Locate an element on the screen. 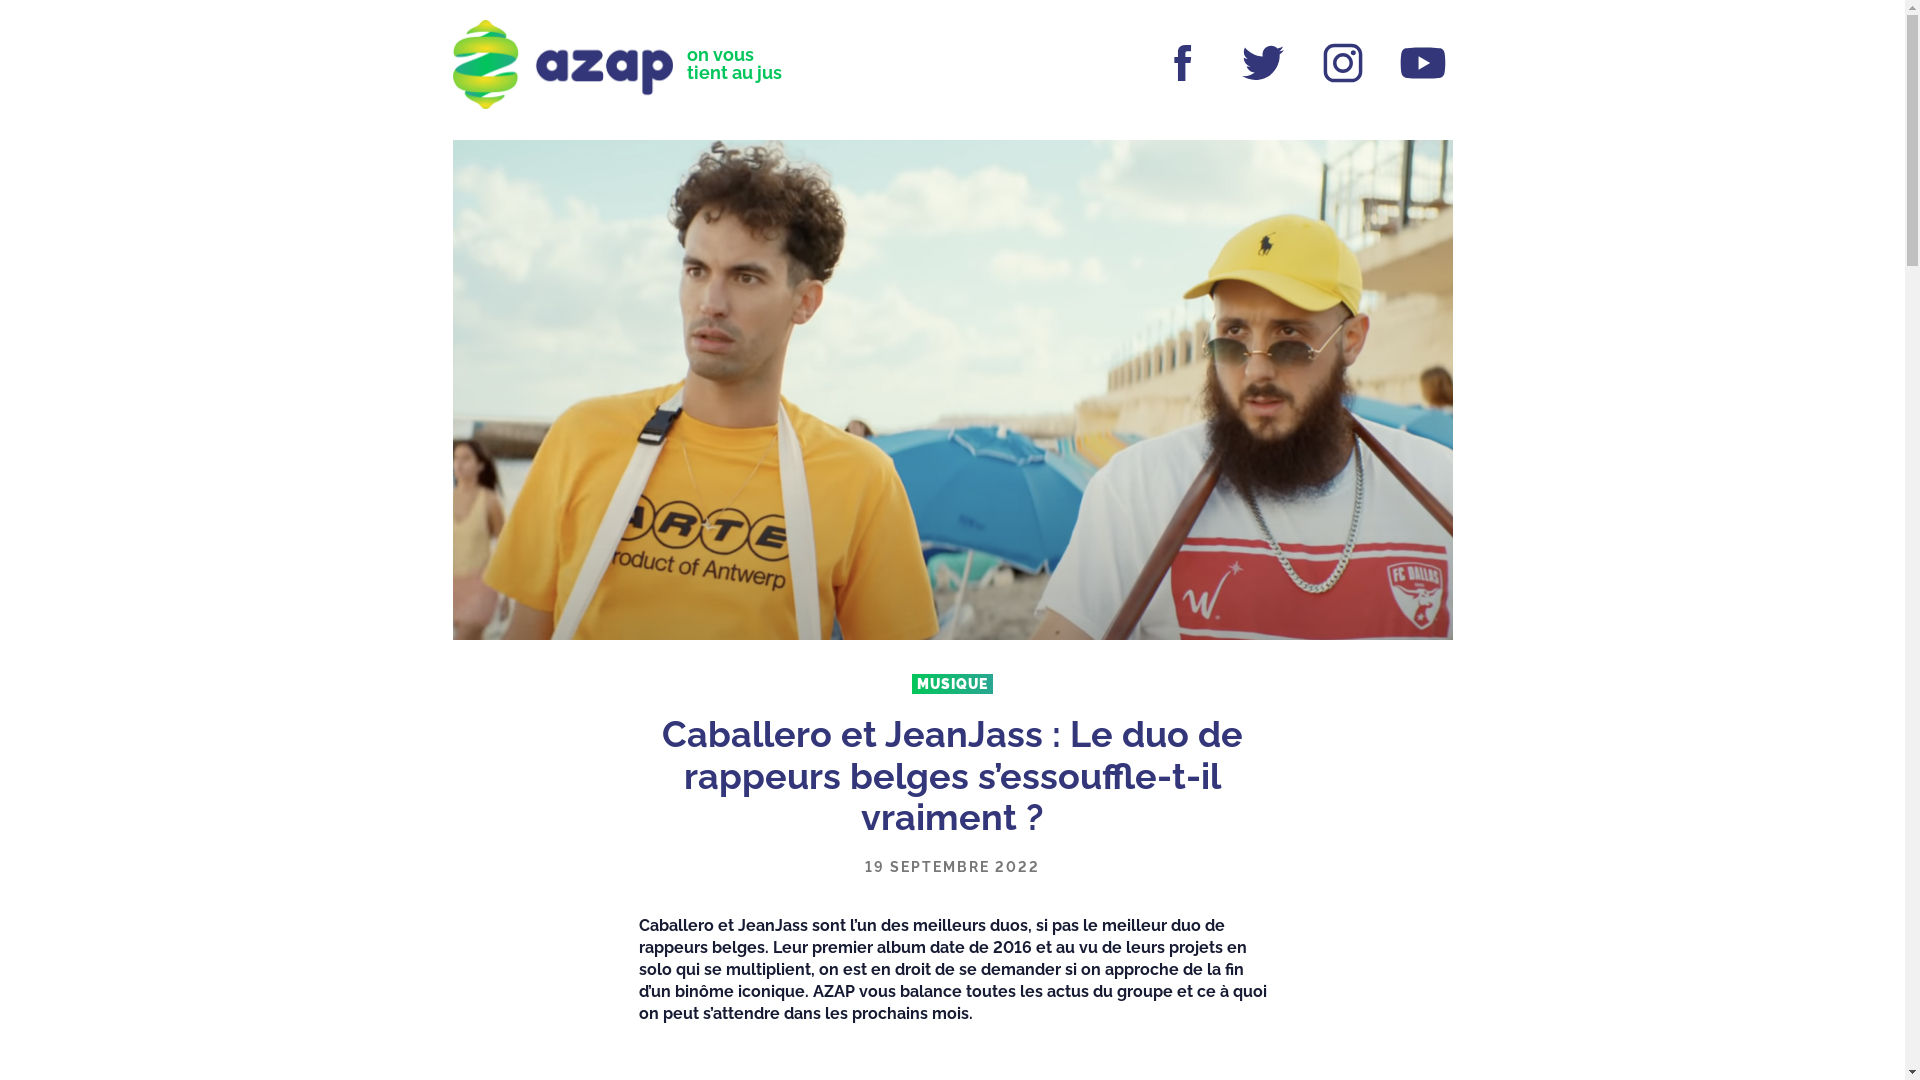 The width and height of the screenshot is (1920, 1080). 'MUSIQUE' is located at coordinates (951, 682).